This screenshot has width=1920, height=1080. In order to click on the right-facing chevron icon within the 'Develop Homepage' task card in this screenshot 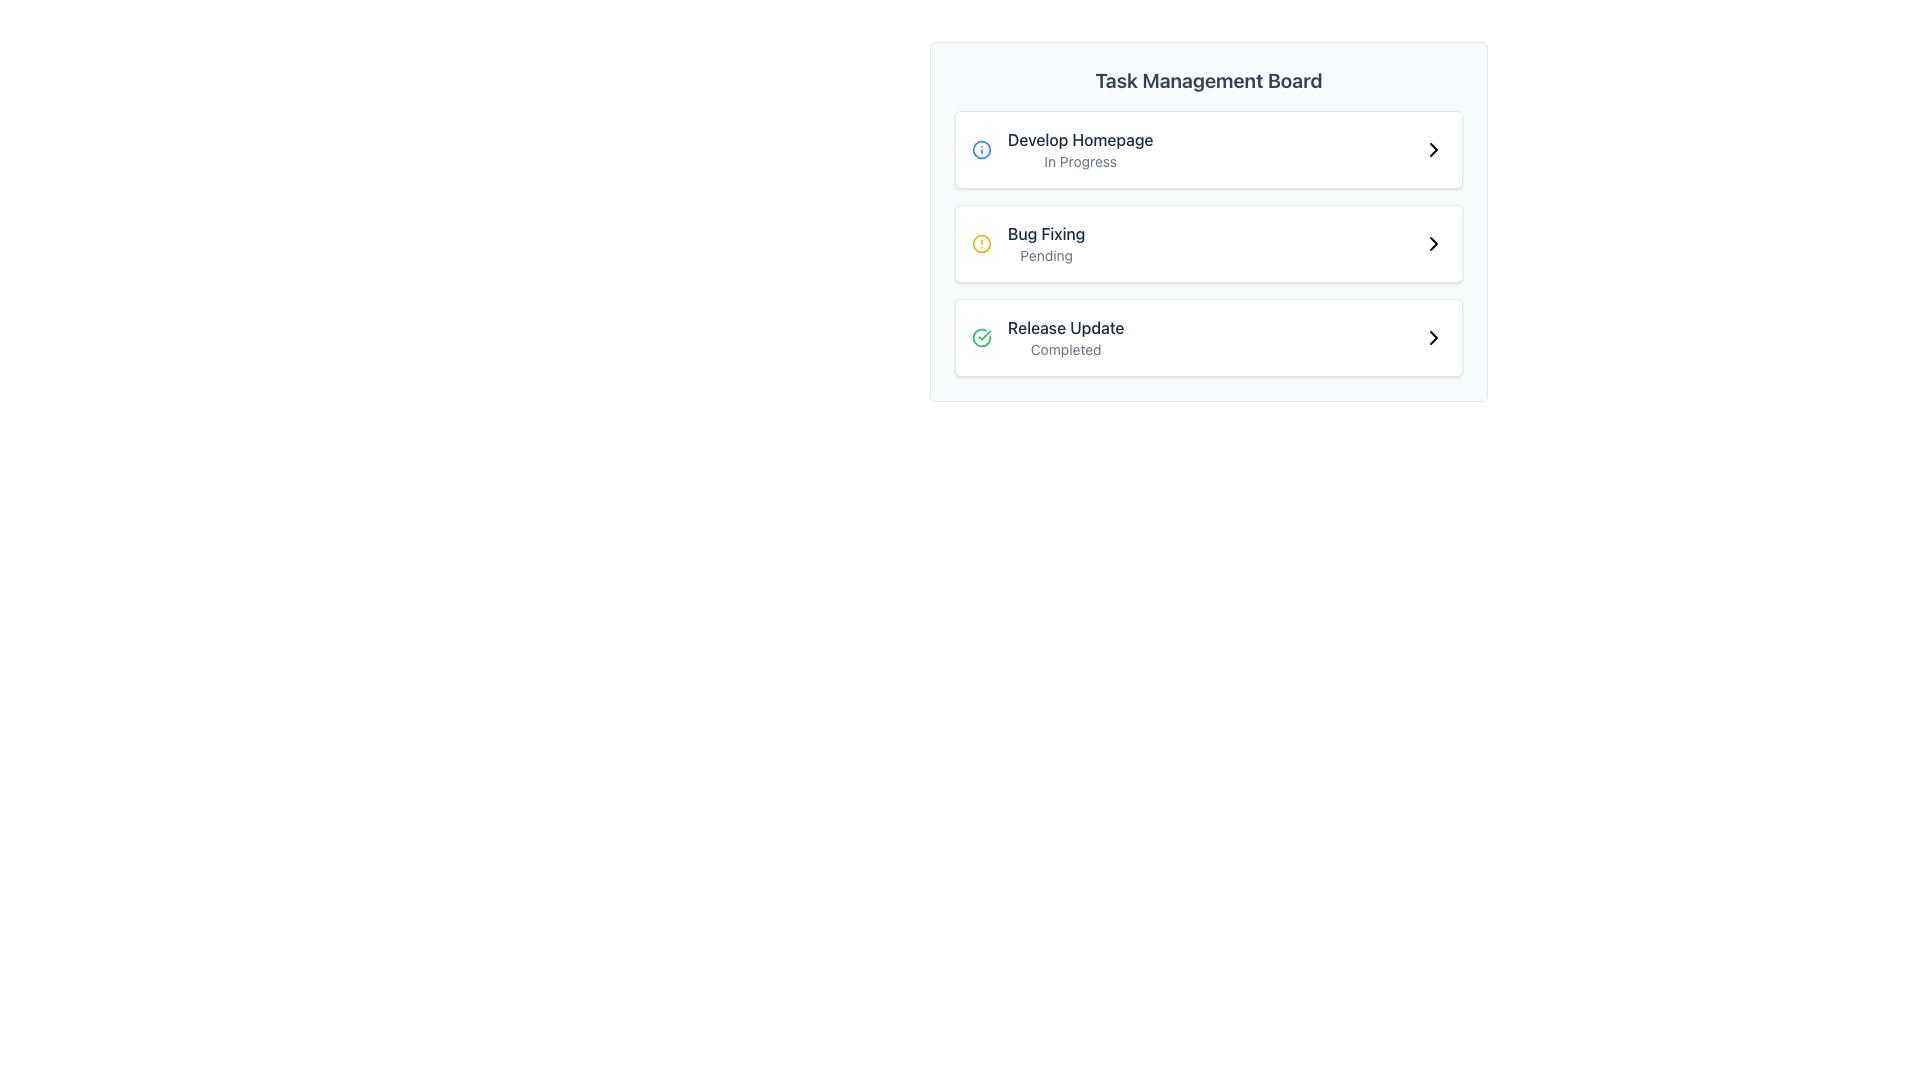, I will do `click(1433, 149)`.